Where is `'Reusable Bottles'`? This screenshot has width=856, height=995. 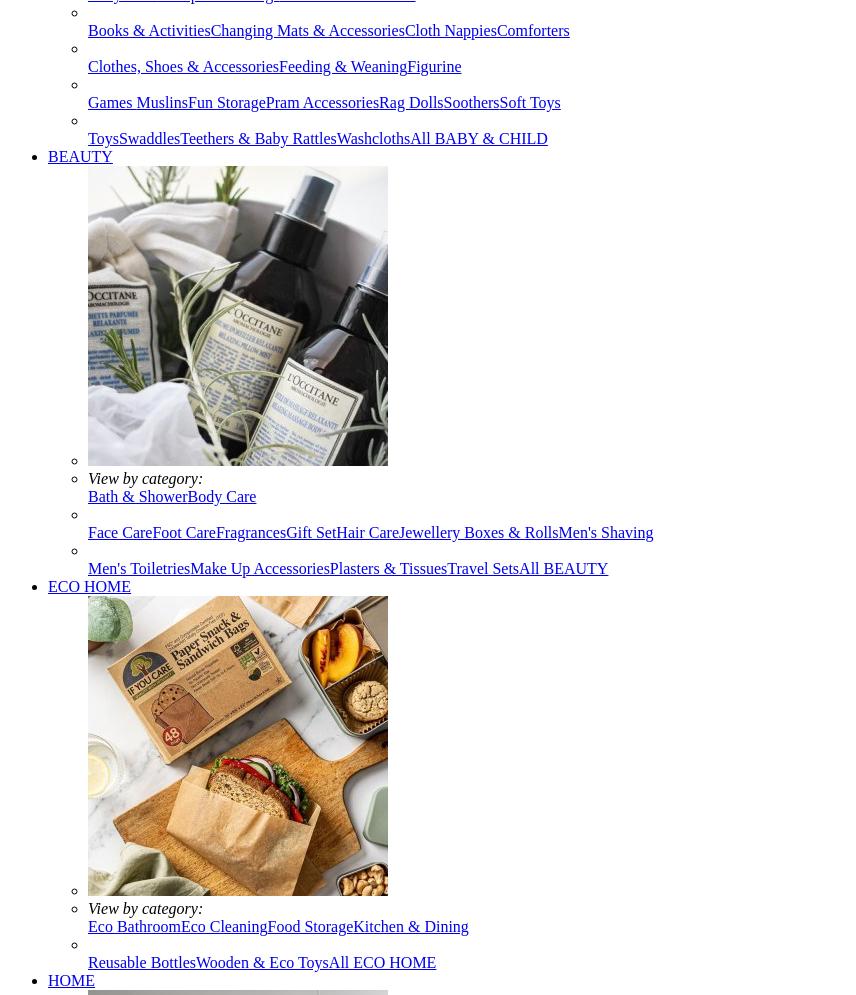
'Reusable Bottles' is located at coordinates (140, 961).